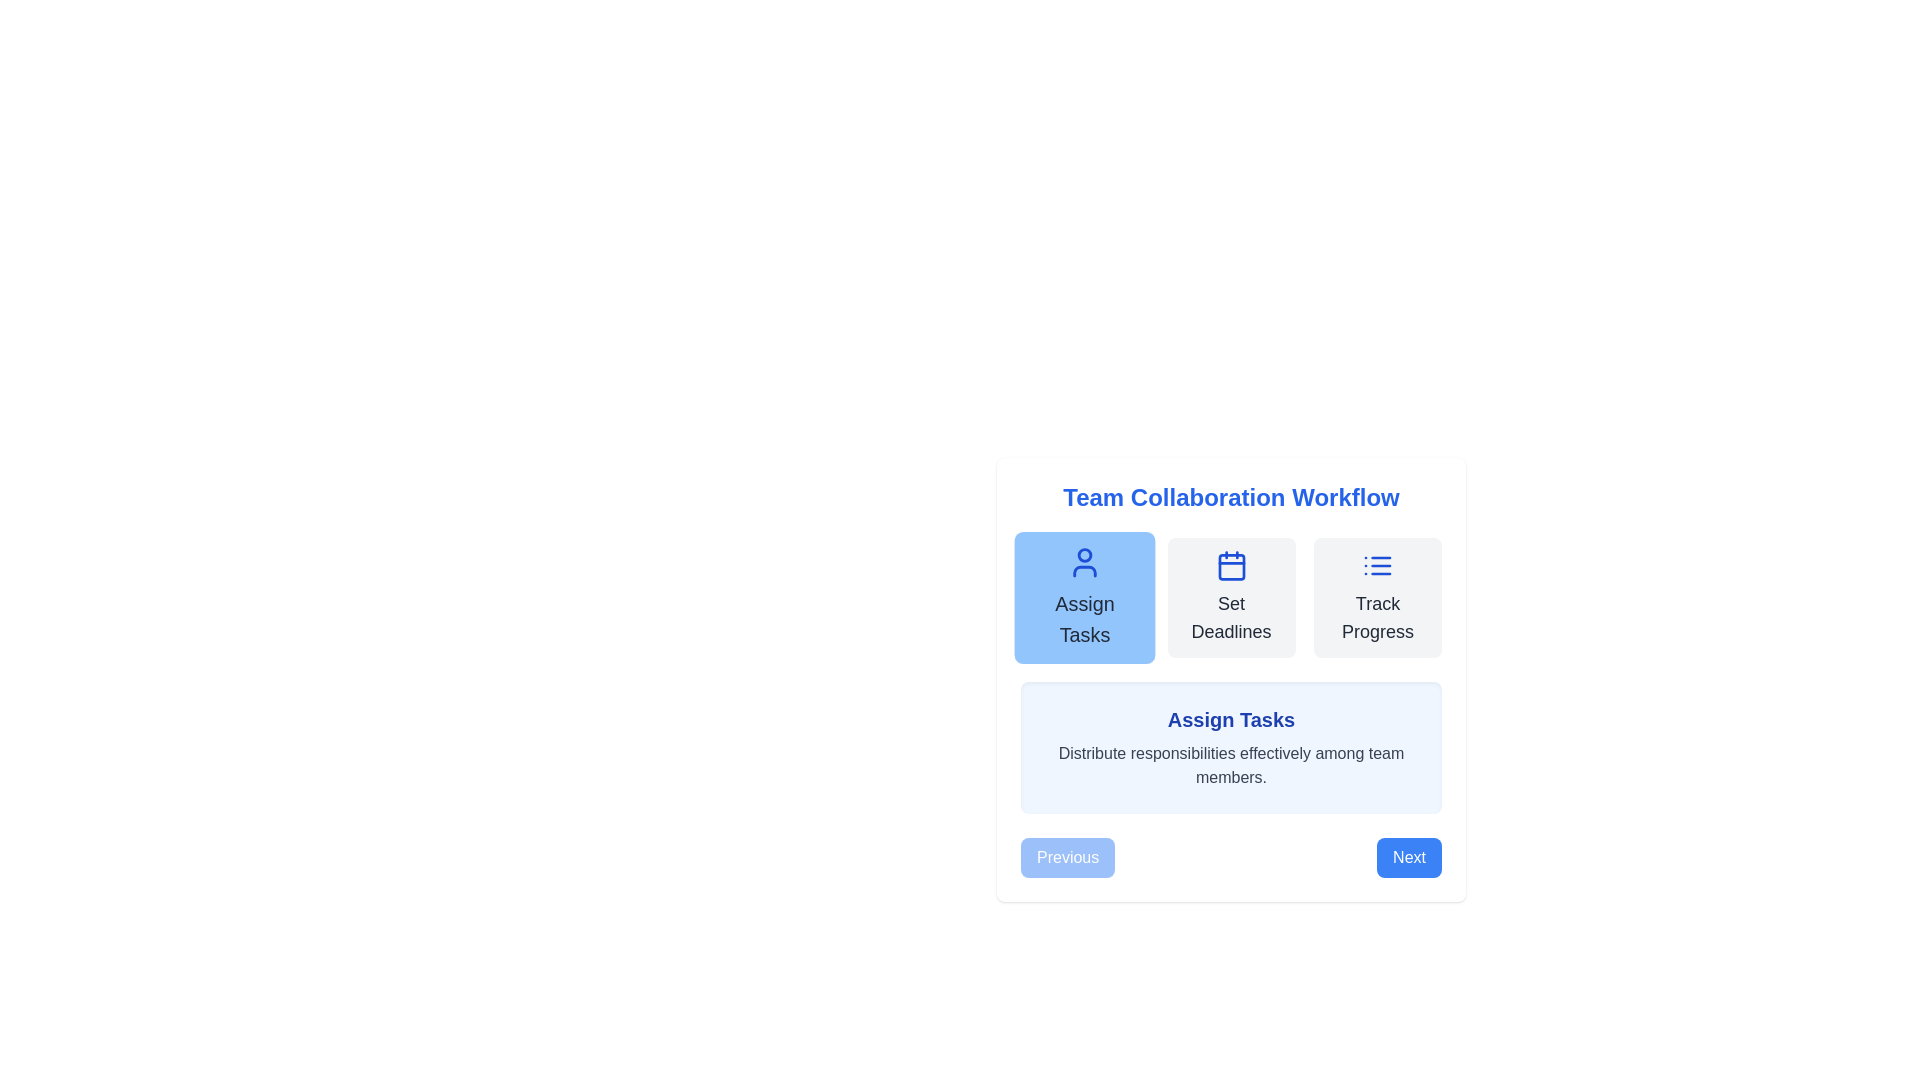 This screenshot has height=1080, width=1920. Describe the element at coordinates (1083, 555) in the screenshot. I see `the circular head icon of the user icon, which is located within the 'Assign Tasks' button area on the leftmost side of the group of icons` at that location.